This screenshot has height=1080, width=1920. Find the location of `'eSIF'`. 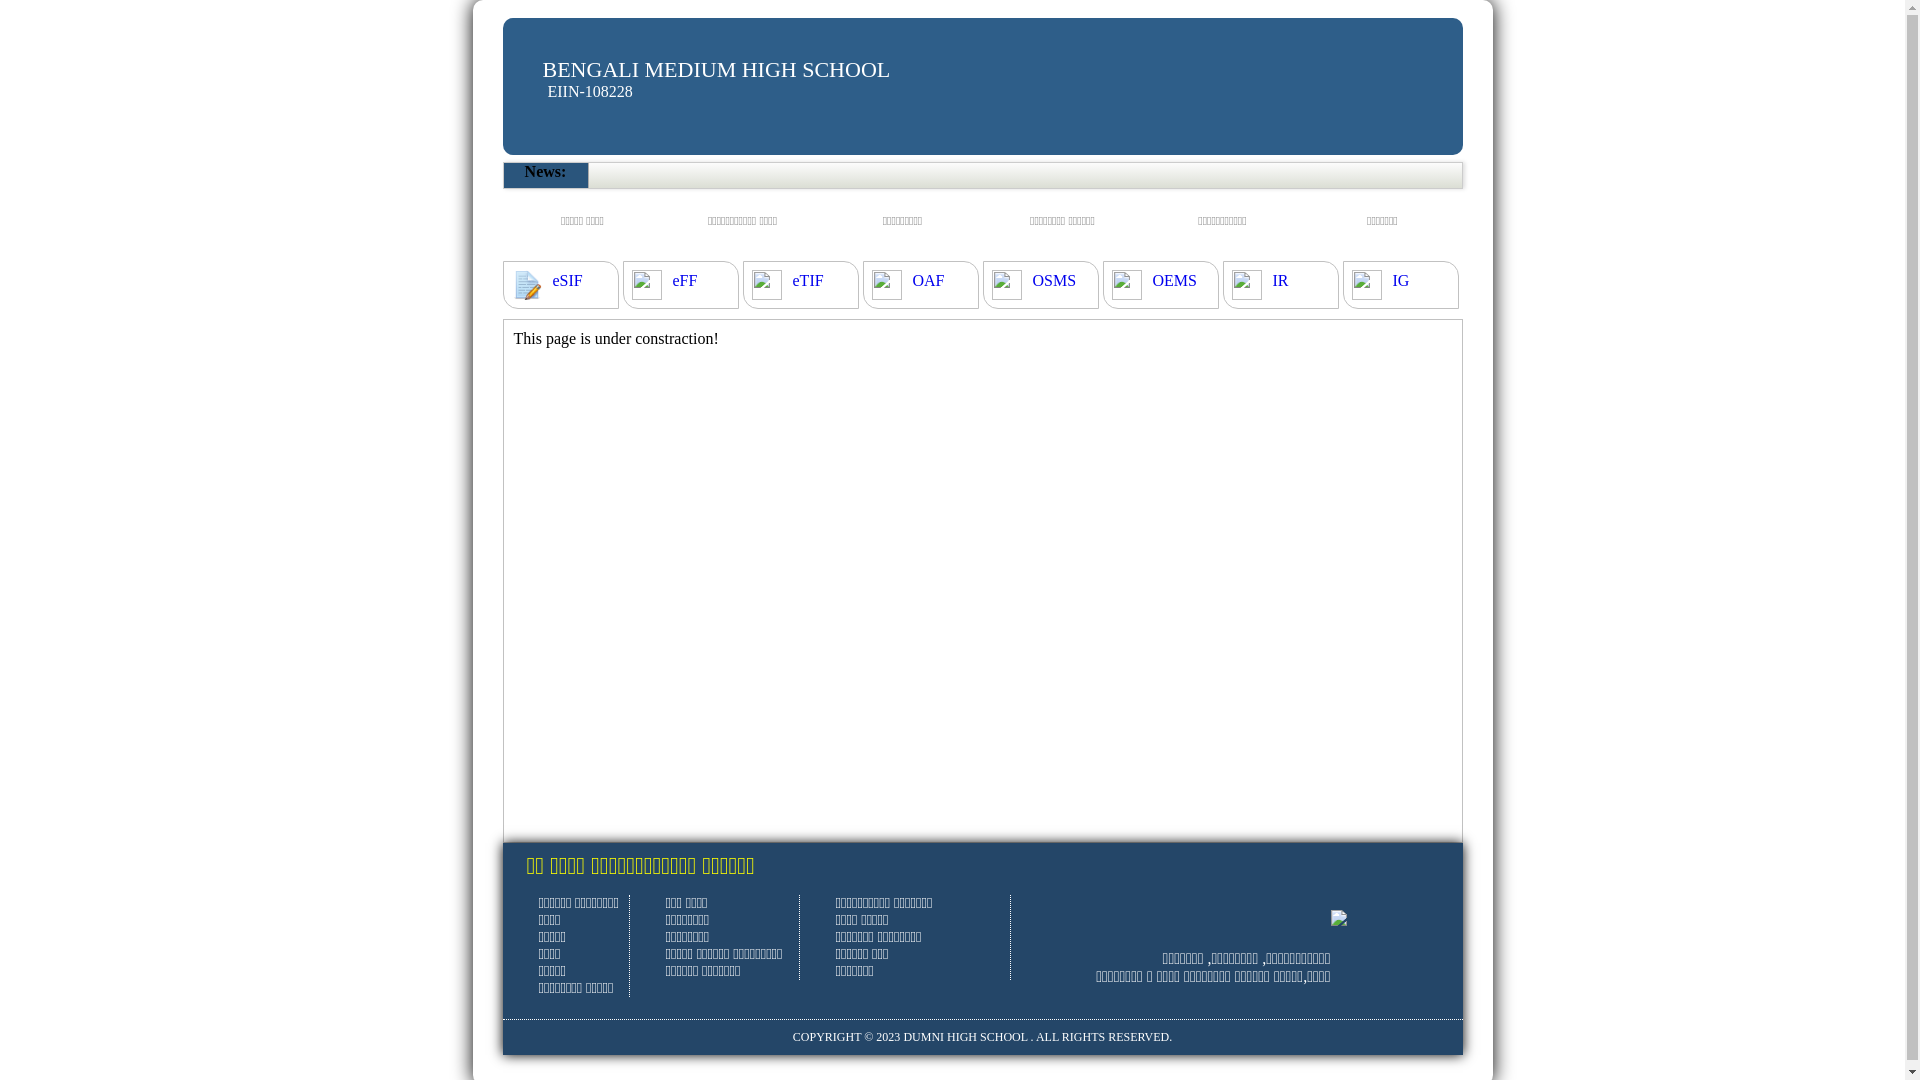

'eSIF' is located at coordinates (565, 281).